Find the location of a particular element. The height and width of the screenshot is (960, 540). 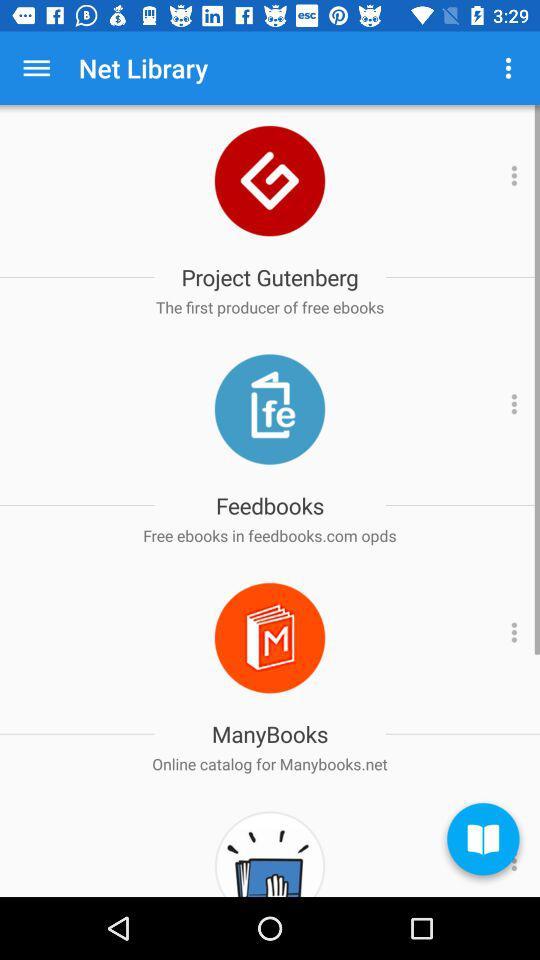

the app above the the first producer item is located at coordinates (270, 276).